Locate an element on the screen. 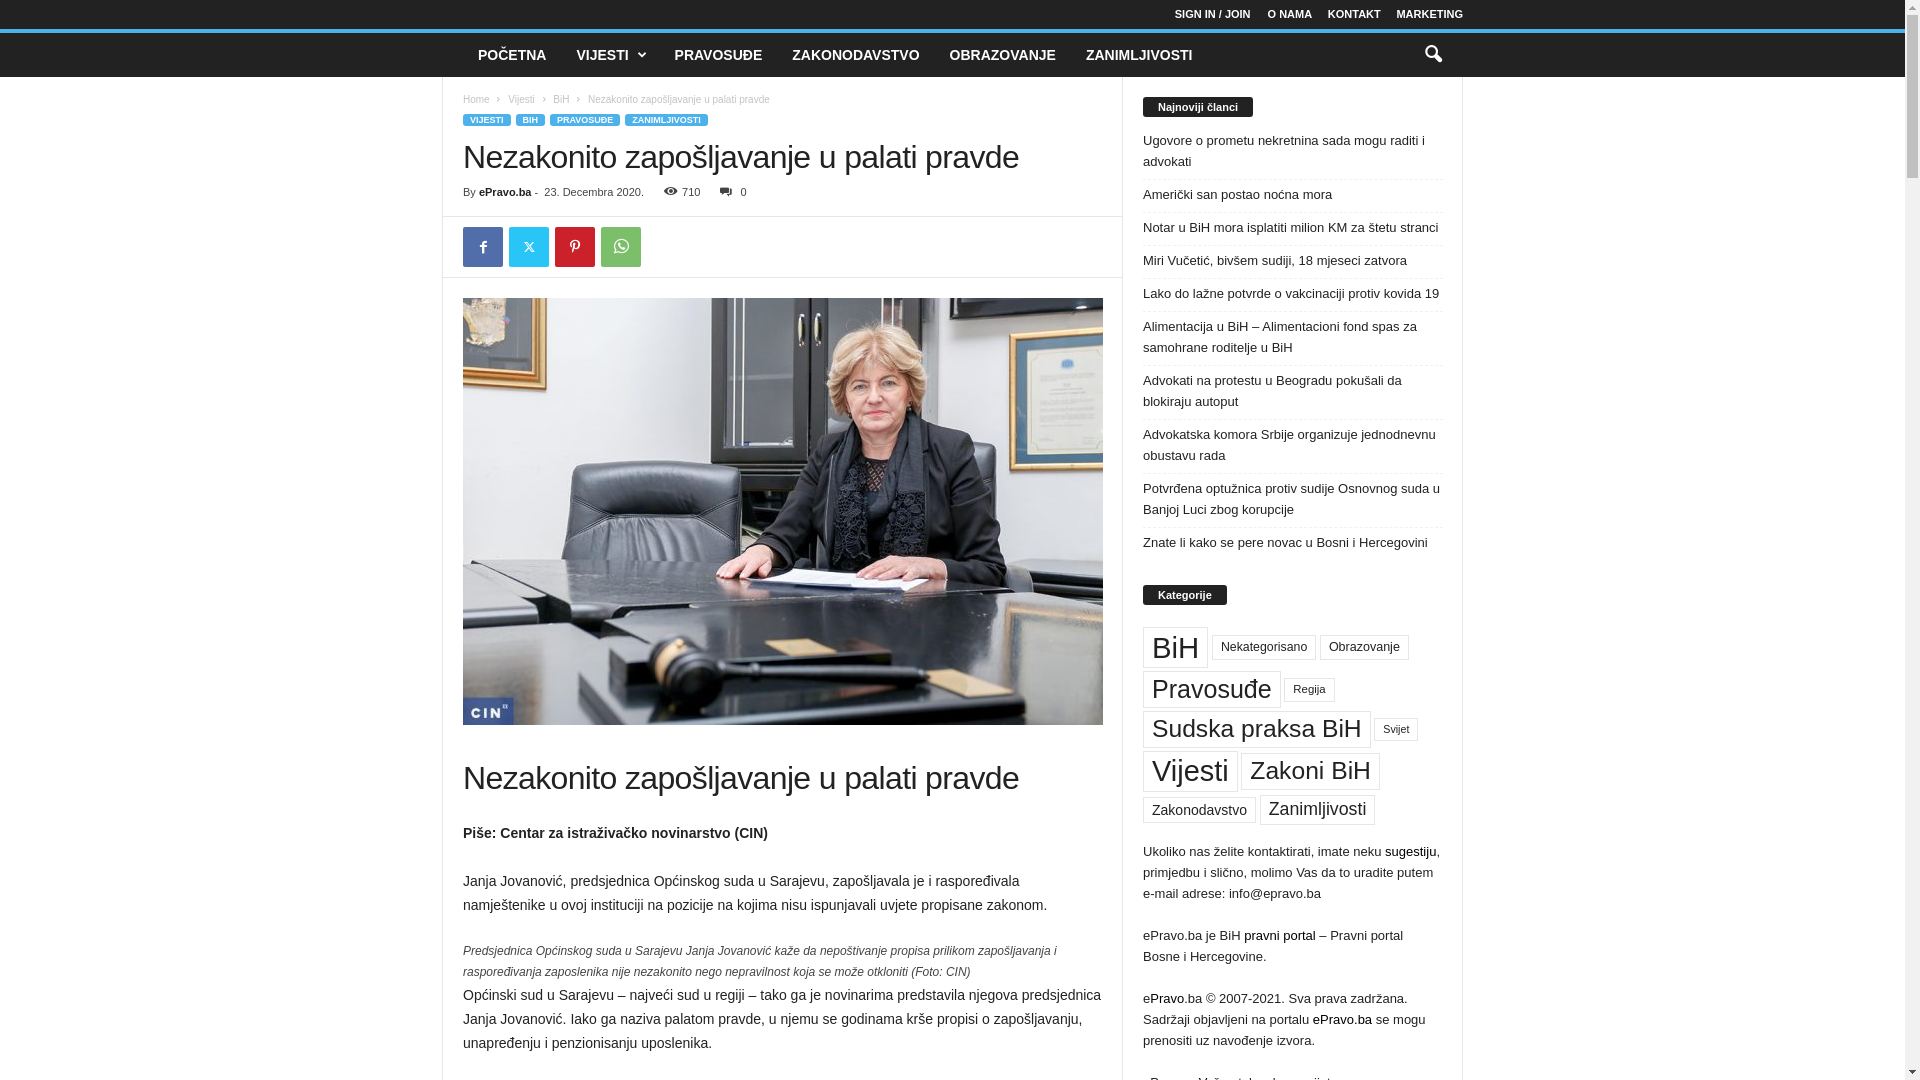 The height and width of the screenshot is (1080, 1920). 'Twitter' is located at coordinates (528, 245).